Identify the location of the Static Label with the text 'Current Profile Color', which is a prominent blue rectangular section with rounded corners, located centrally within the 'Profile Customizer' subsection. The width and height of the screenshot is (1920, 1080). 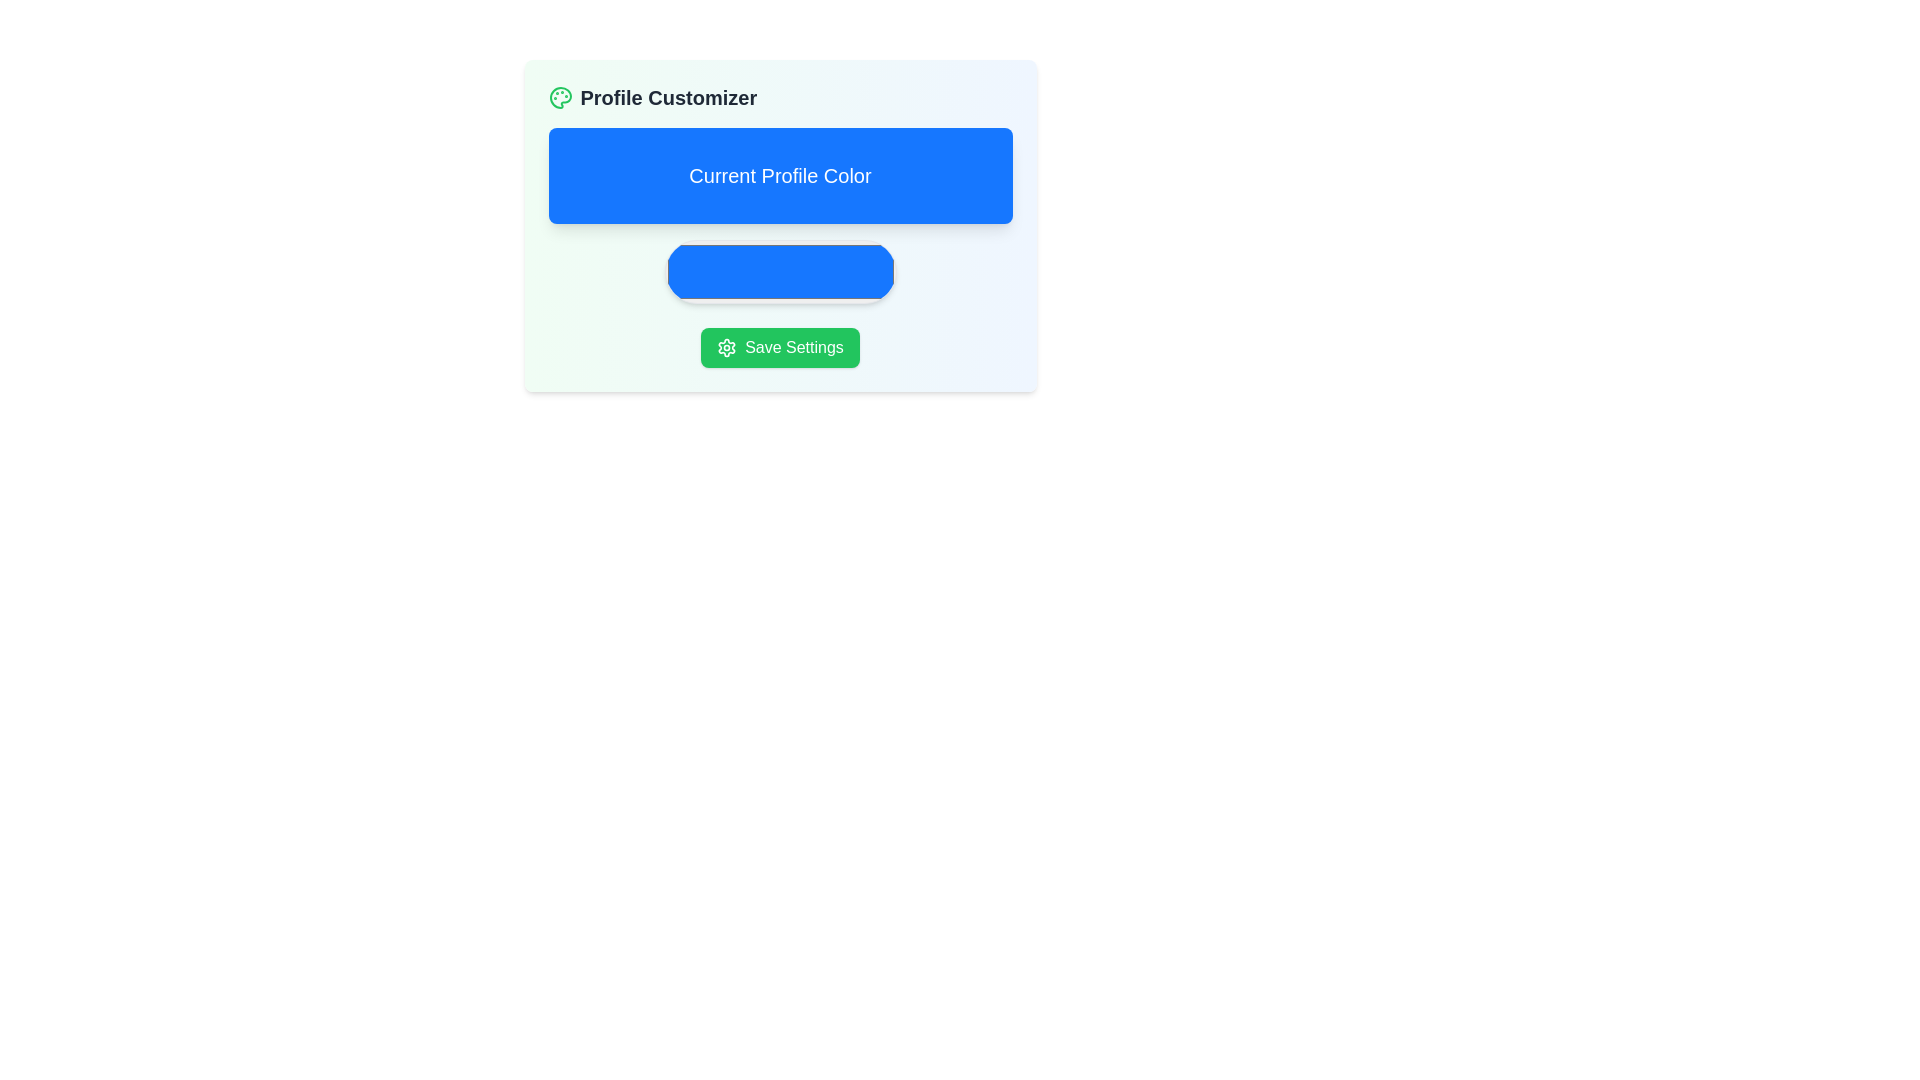
(779, 175).